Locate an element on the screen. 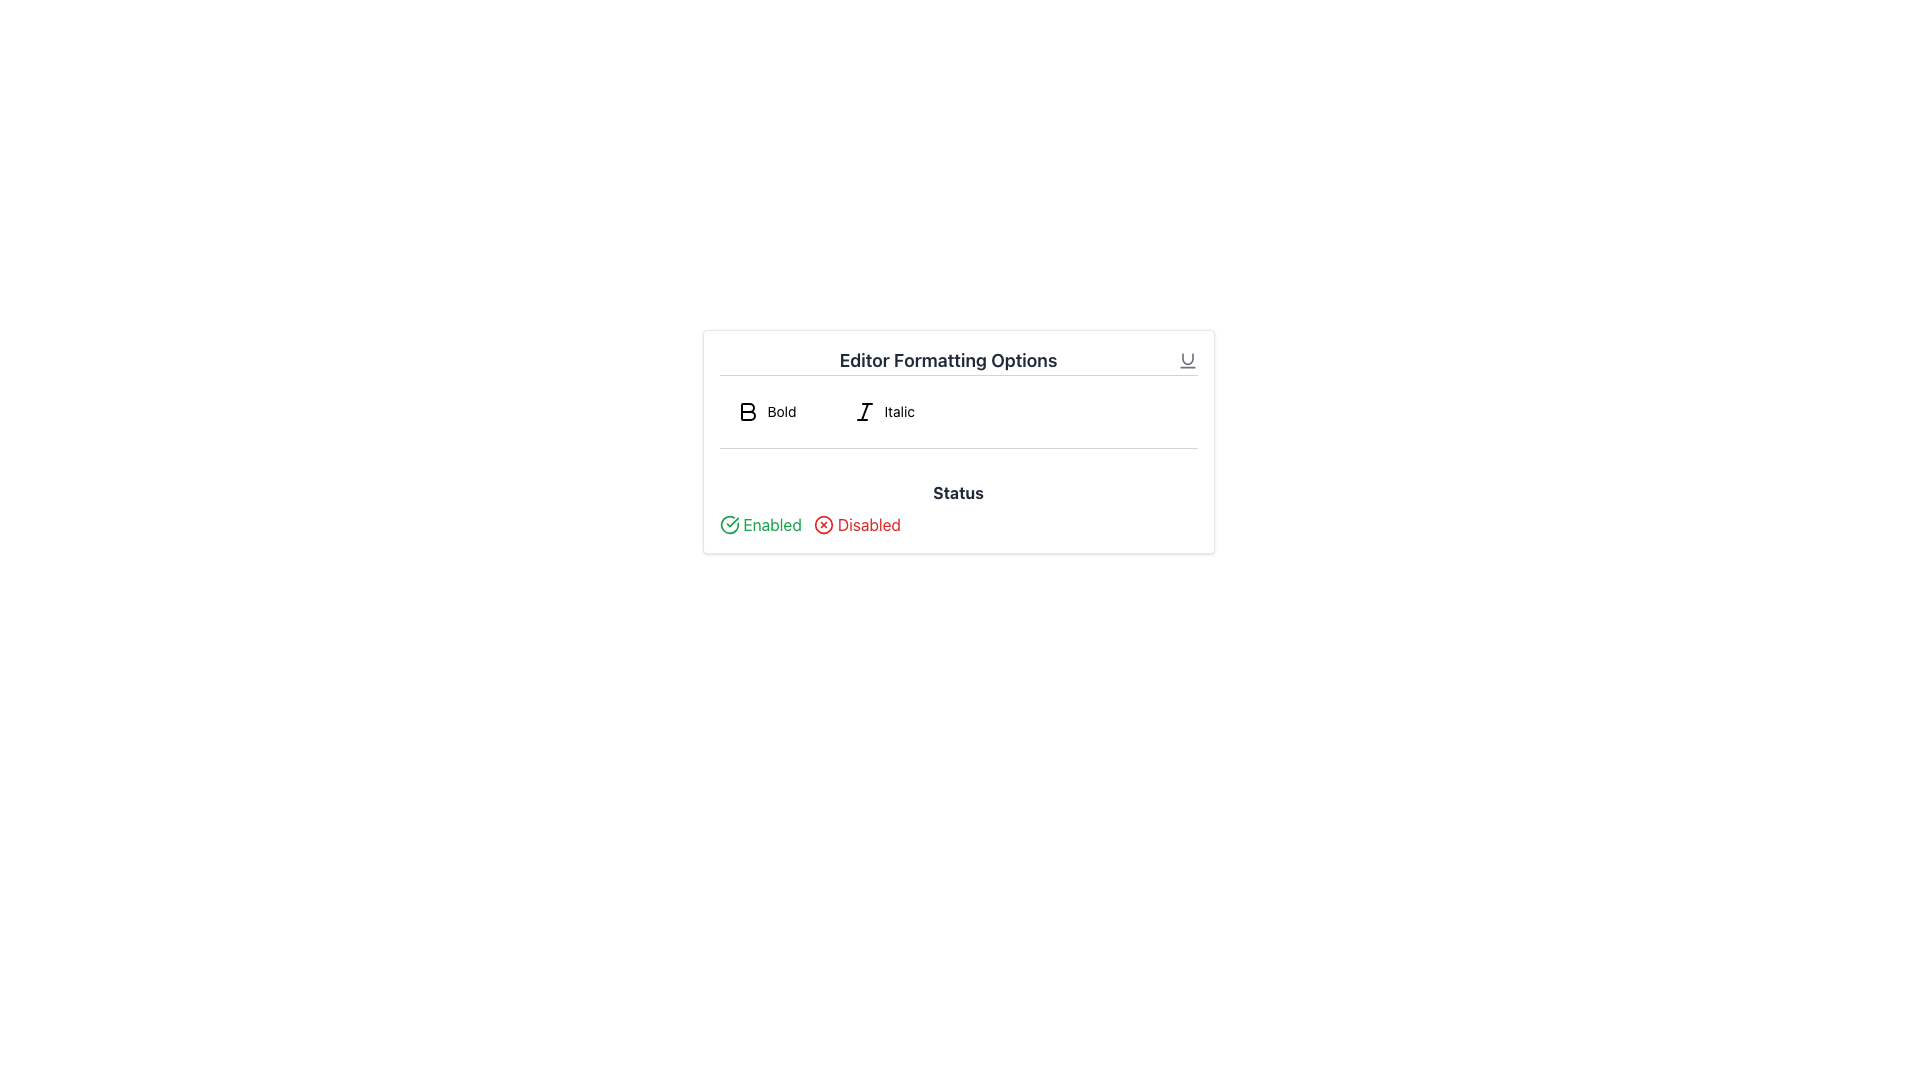  the curved line forming part of the circular icon located near the text labeled 'Status' is located at coordinates (728, 523).